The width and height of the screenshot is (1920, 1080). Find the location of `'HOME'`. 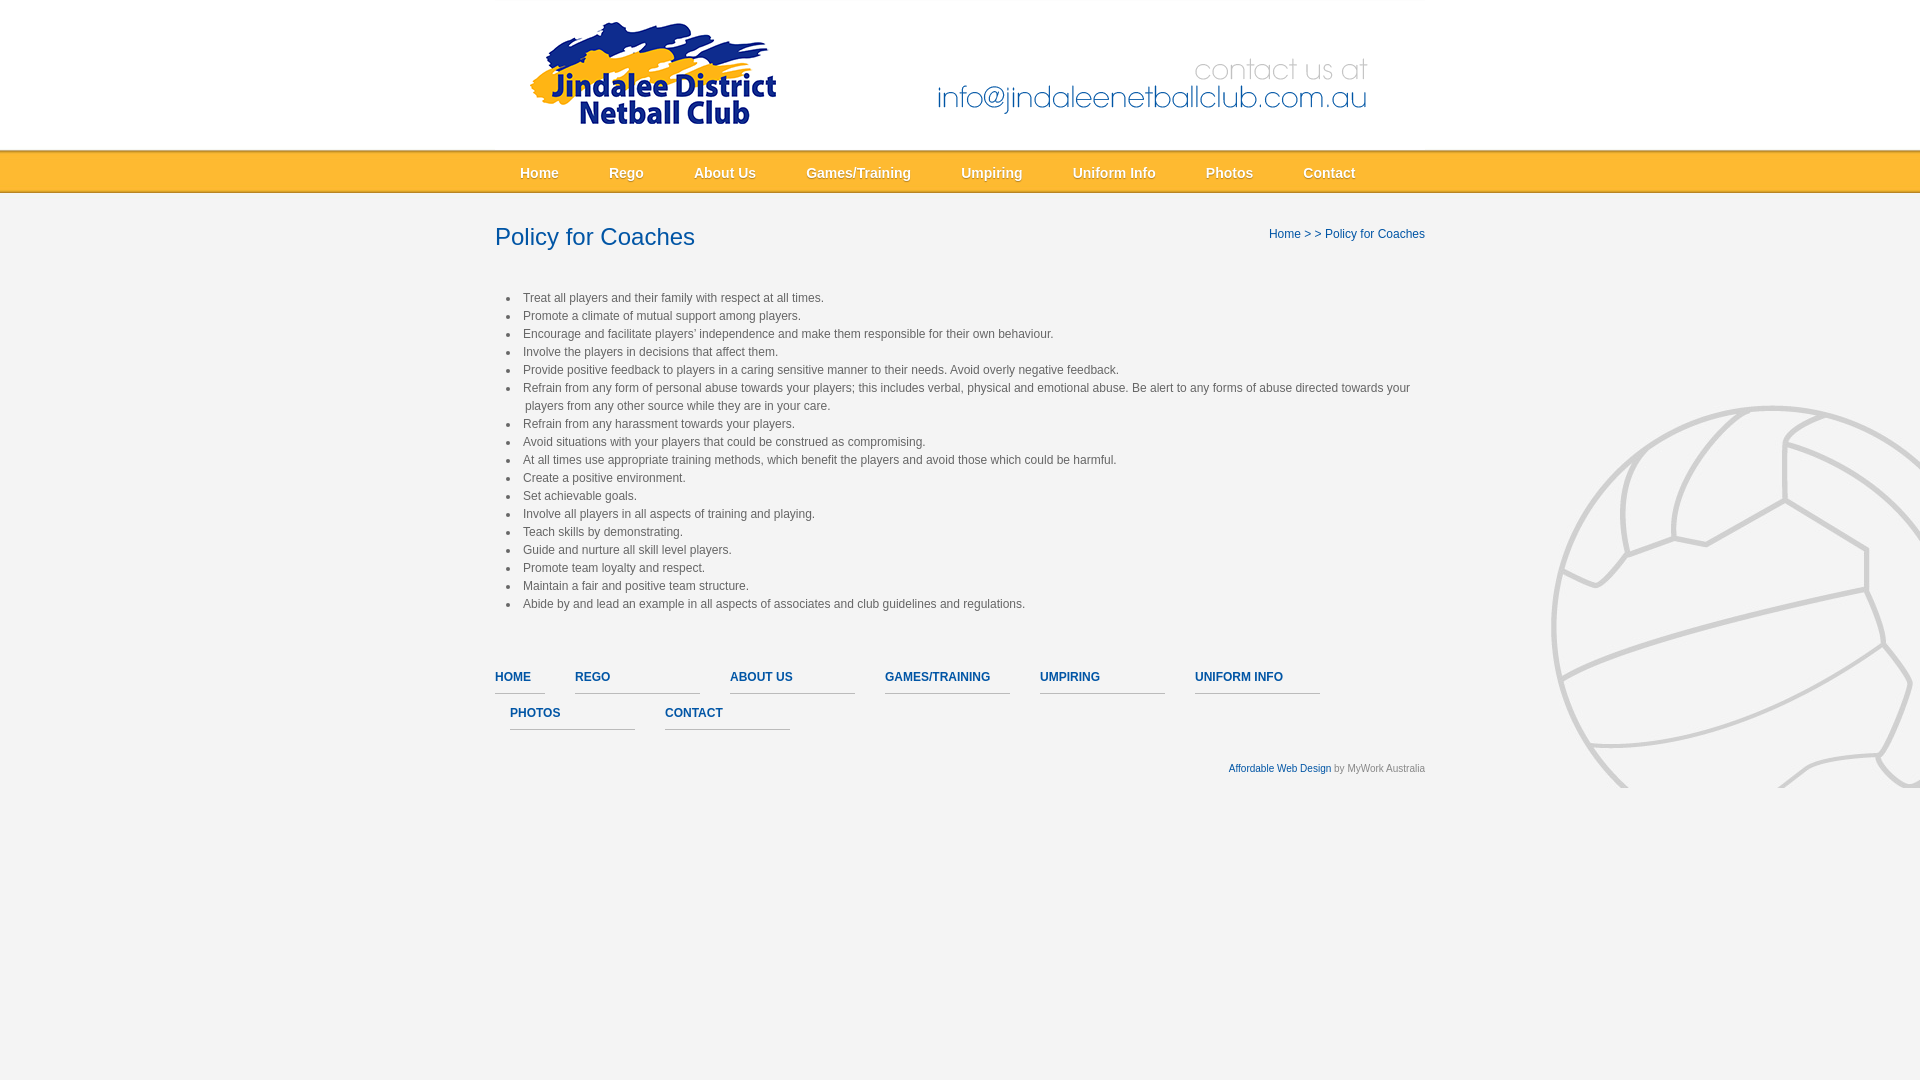

'HOME' is located at coordinates (513, 676).